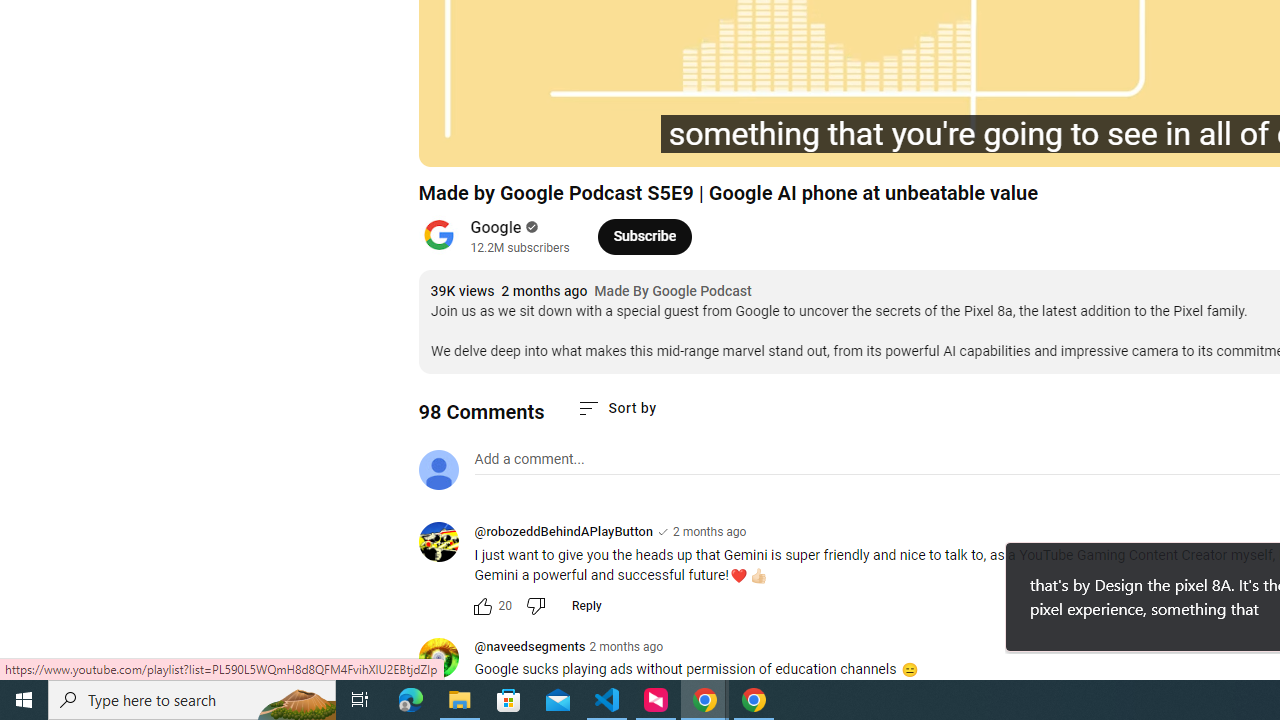  Describe the element at coordinates (615, 407) in the screenshot. I see `'Sort comments'` at that location.